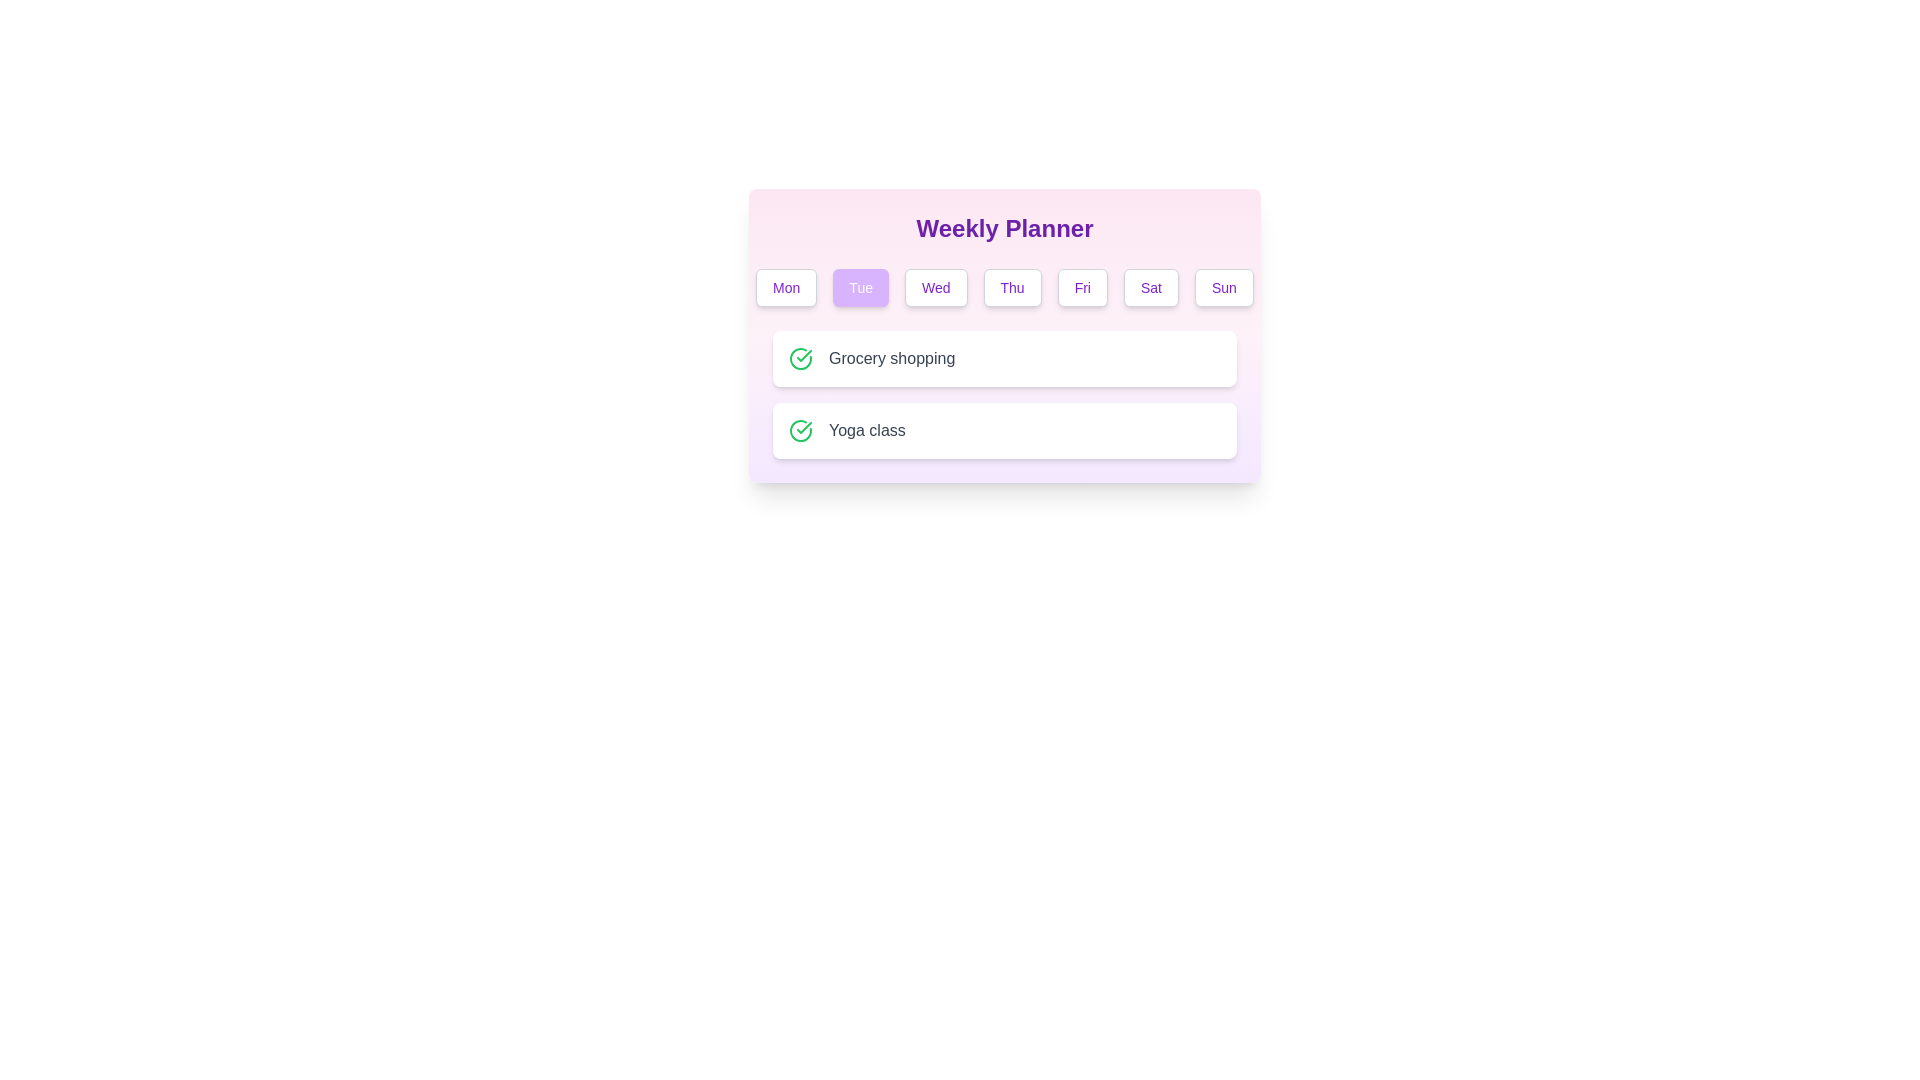 The width and height of the screenshot is (1920, 1080). Describe the element at coordinates (1151, 288) in the screenshot. I see `the element Sat to observe visual feedback` at that location.